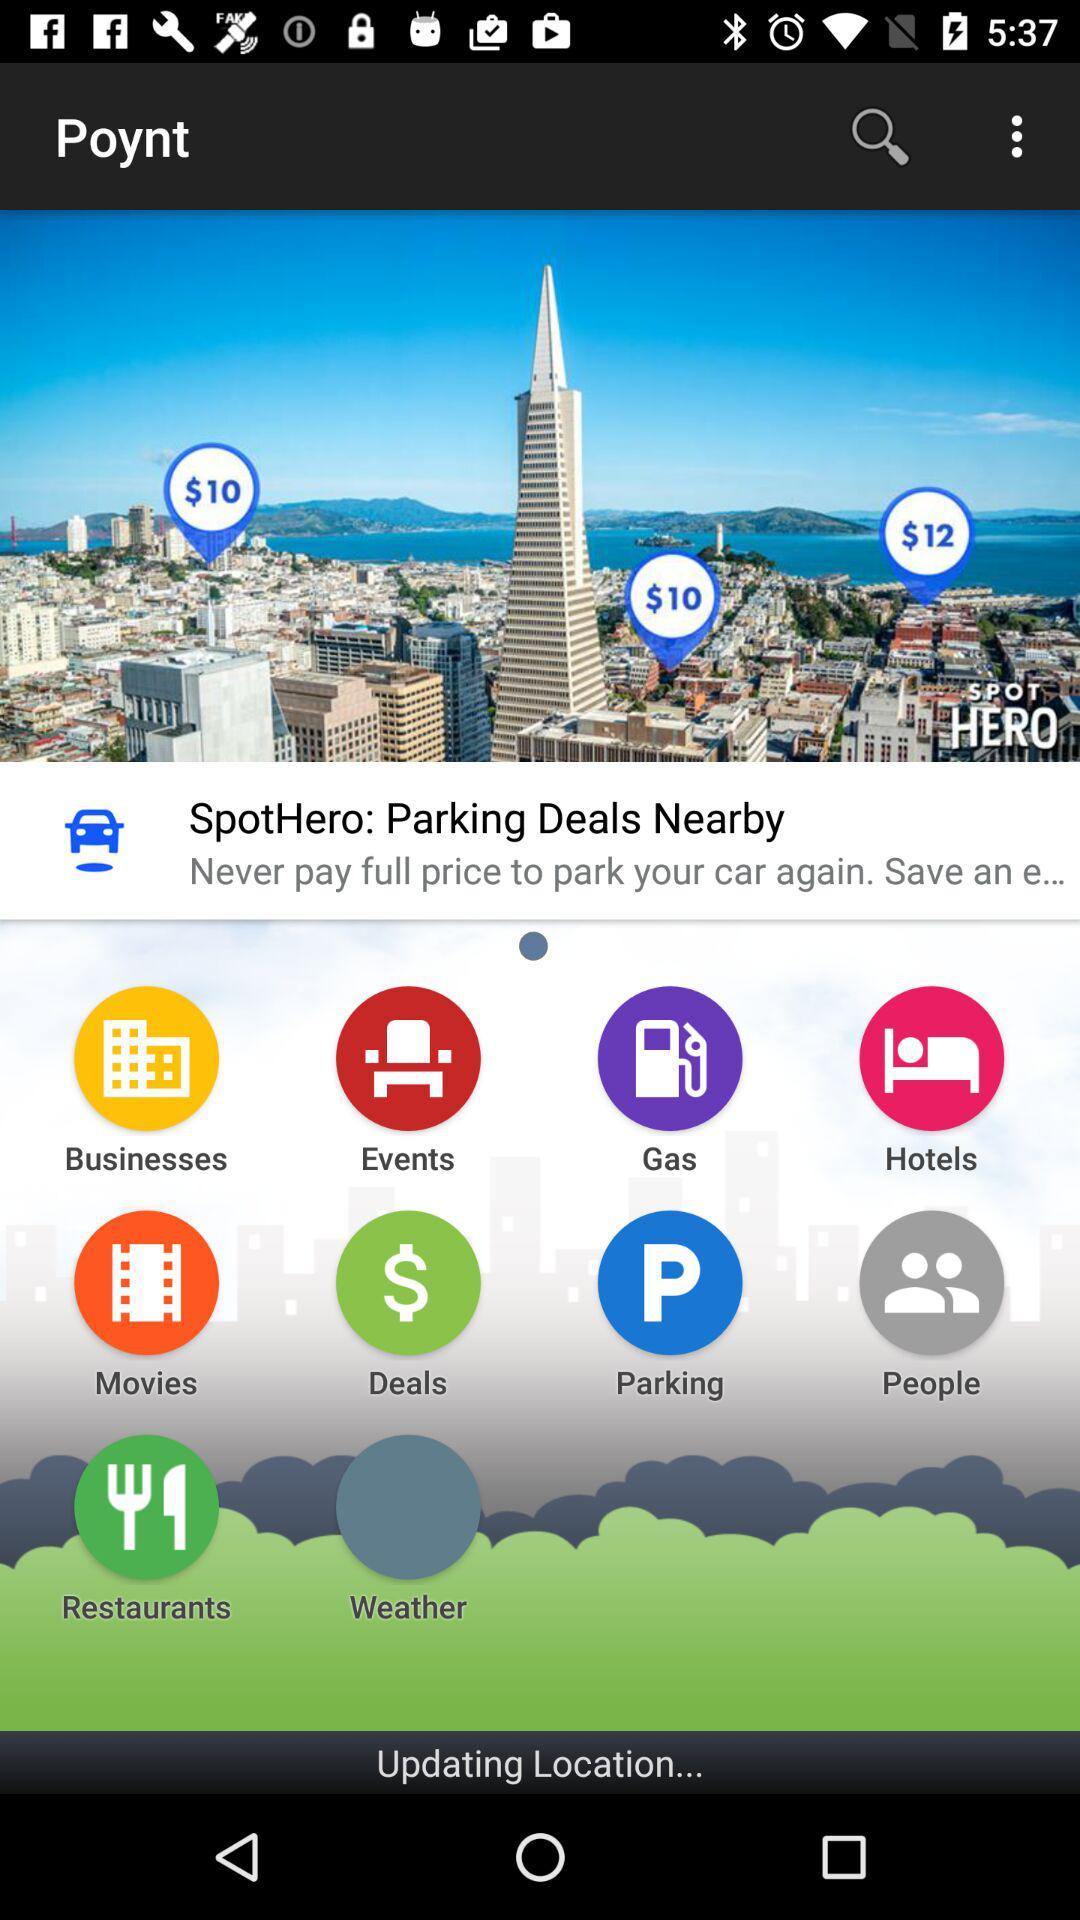 The width and height of the screenshot is (1080, 1920). I want to click on option movies from the second line, so click(145, 1282).